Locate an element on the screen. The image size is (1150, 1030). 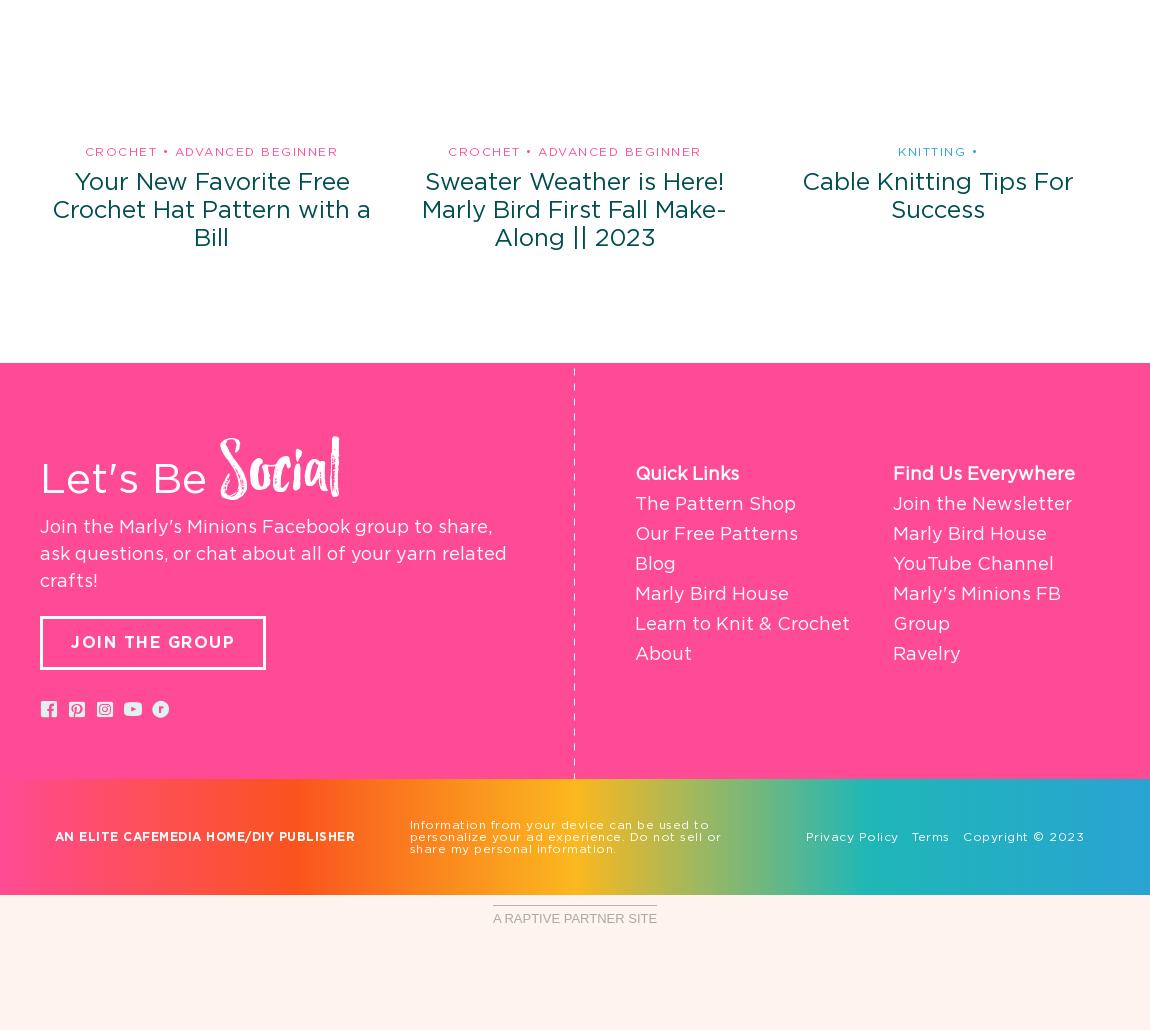
'Copyright © 2023' is located at coordinates (1016, 835).